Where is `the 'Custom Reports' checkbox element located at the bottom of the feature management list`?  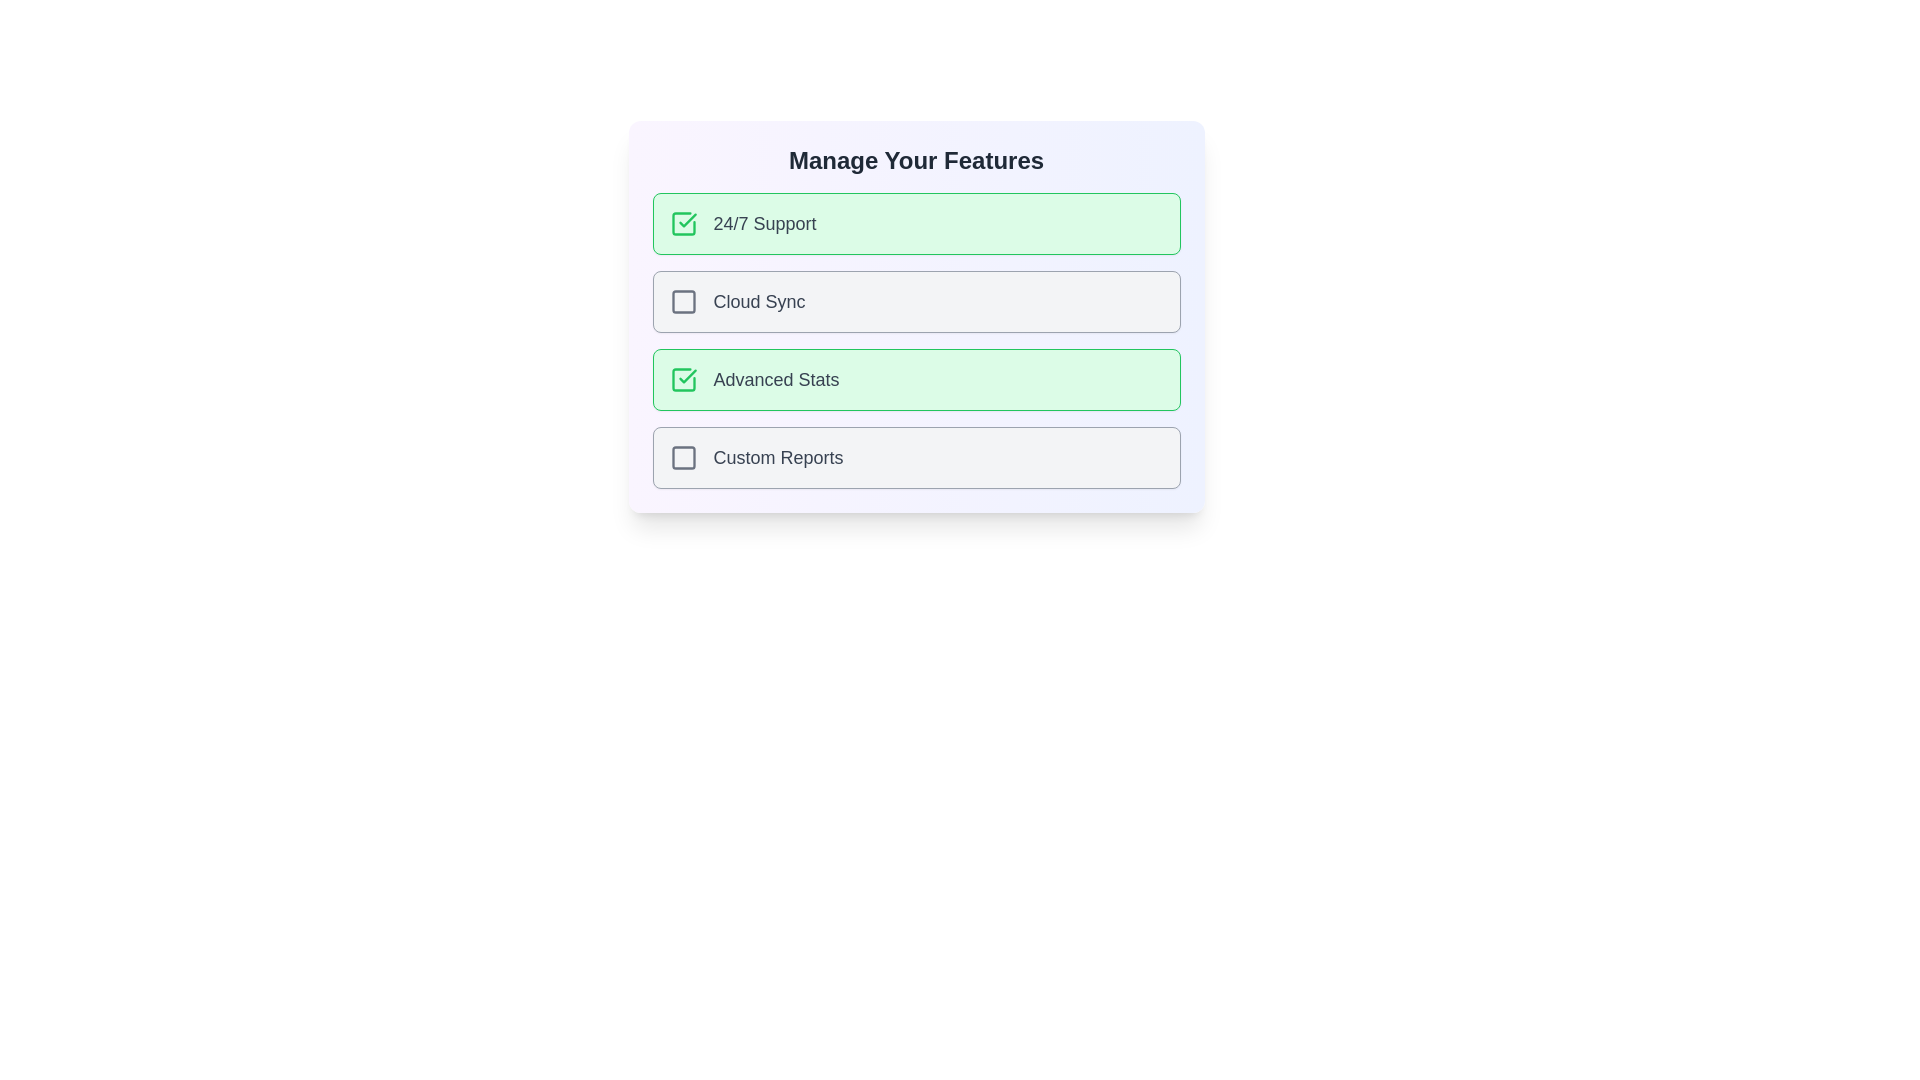 the 'Custom Reports' checkbox element located at the bottom of the feature management list is located at coordinates (915, 458).